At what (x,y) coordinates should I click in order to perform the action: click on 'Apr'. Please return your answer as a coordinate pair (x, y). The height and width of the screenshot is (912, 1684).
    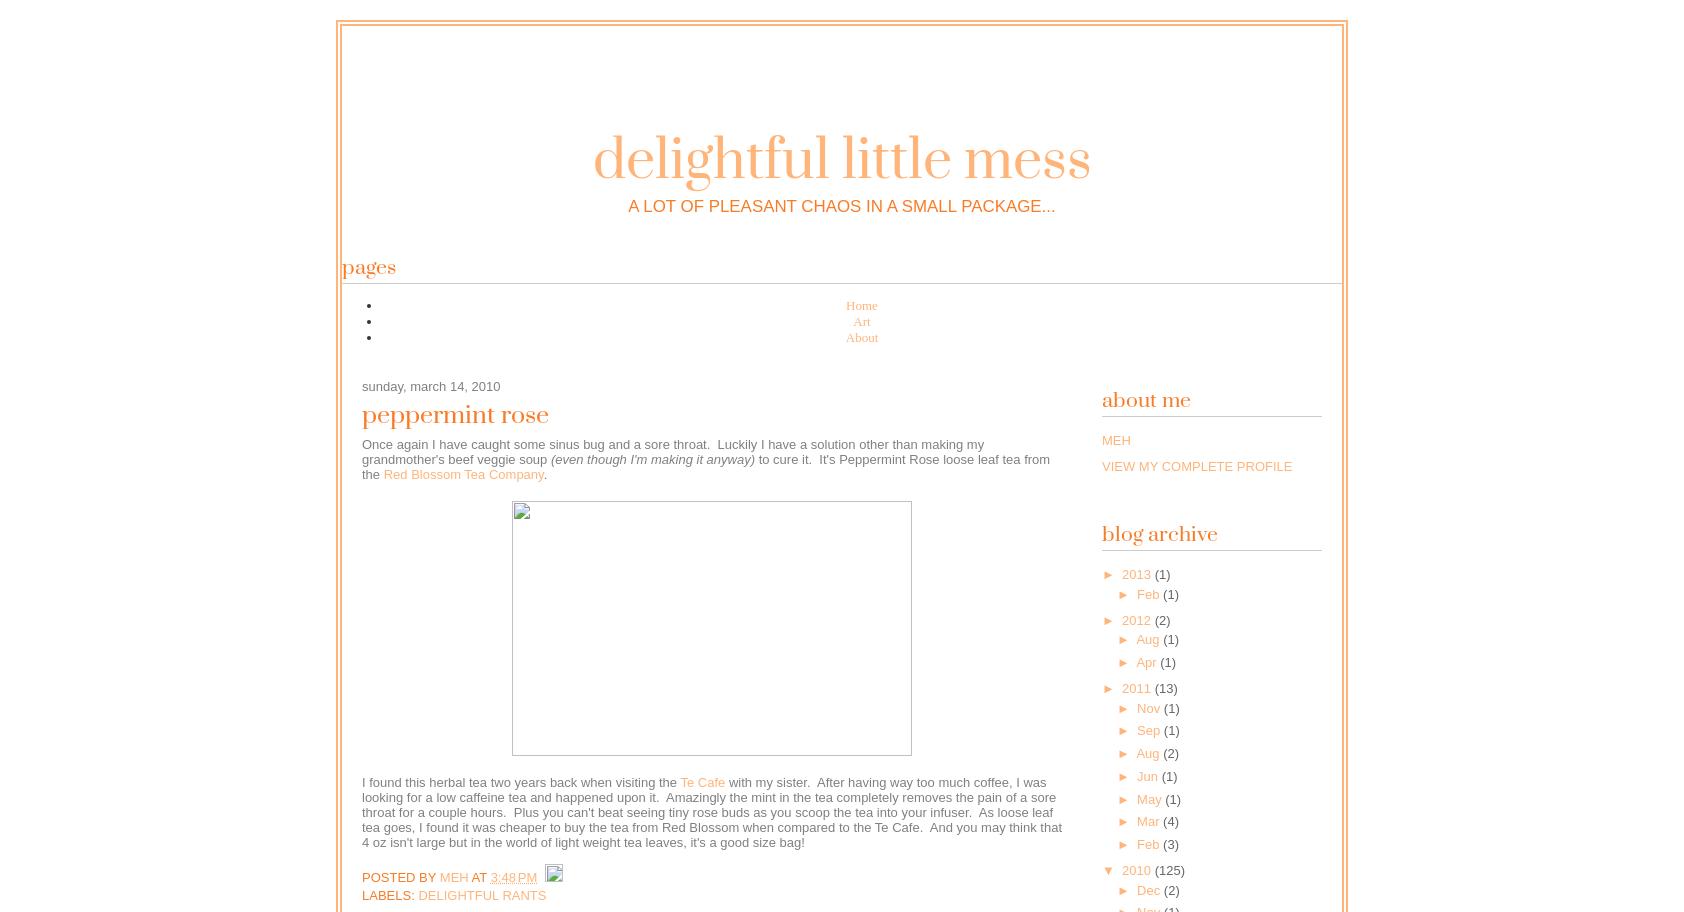
    Looking at the image, I should click on (1147, 661).